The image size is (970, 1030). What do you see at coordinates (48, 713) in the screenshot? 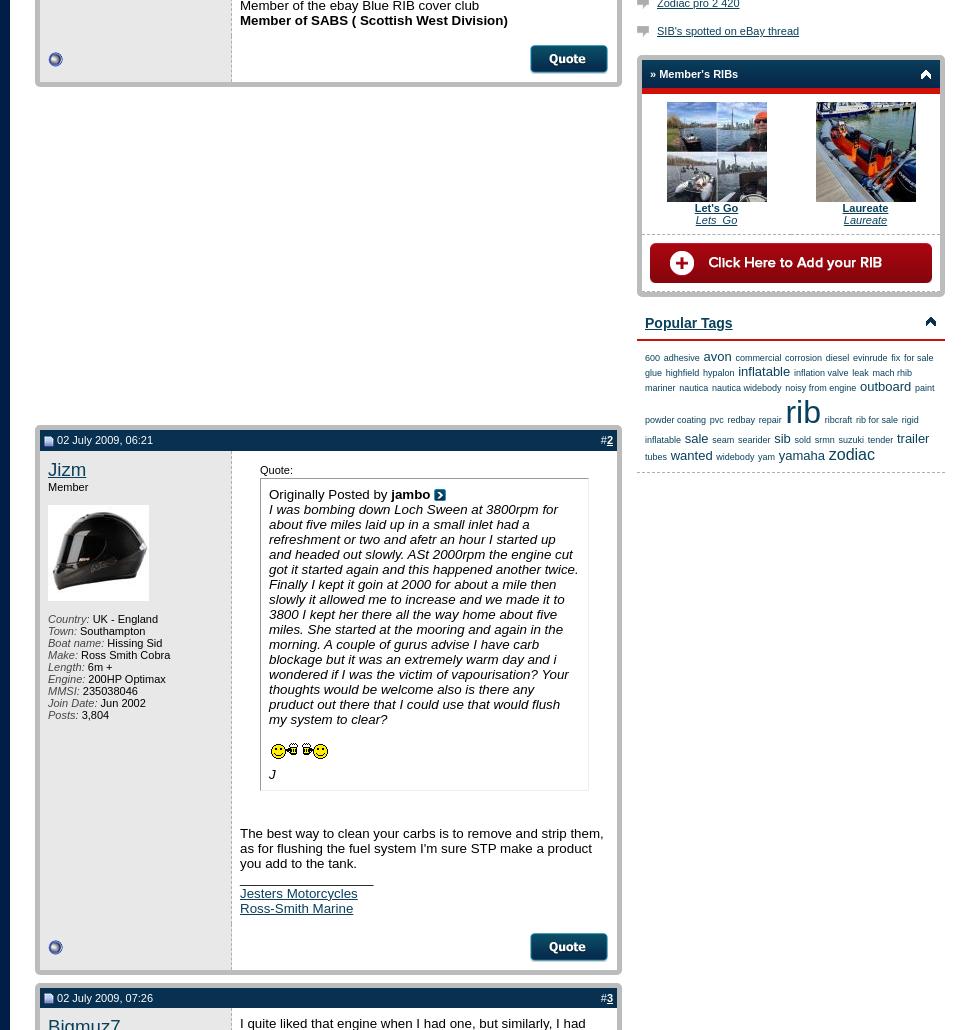
I see `'Posts:'` at bounding box center [48, 713].